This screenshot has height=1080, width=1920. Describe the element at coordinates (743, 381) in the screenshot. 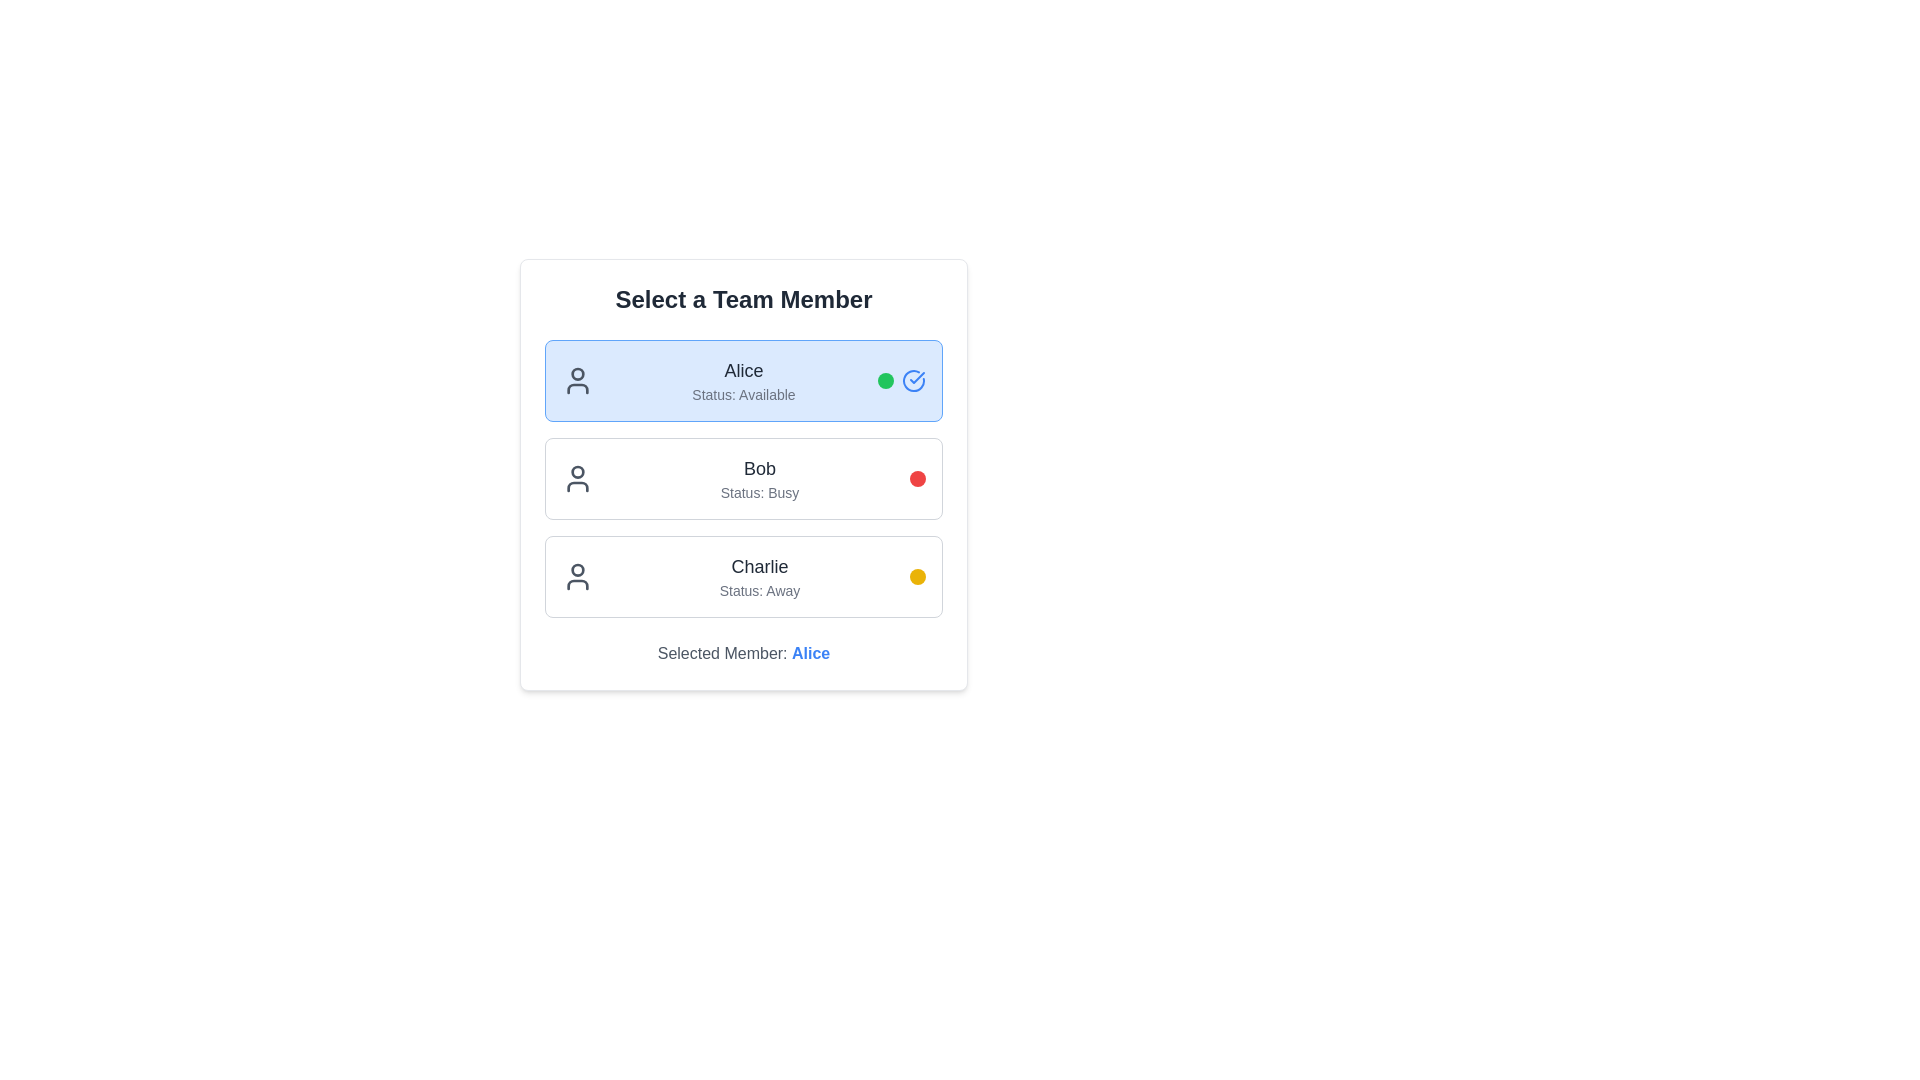

I see `the textual display component showing 'Alice' with the status 'Available' in the 'Select a Team Member' section` at that location.